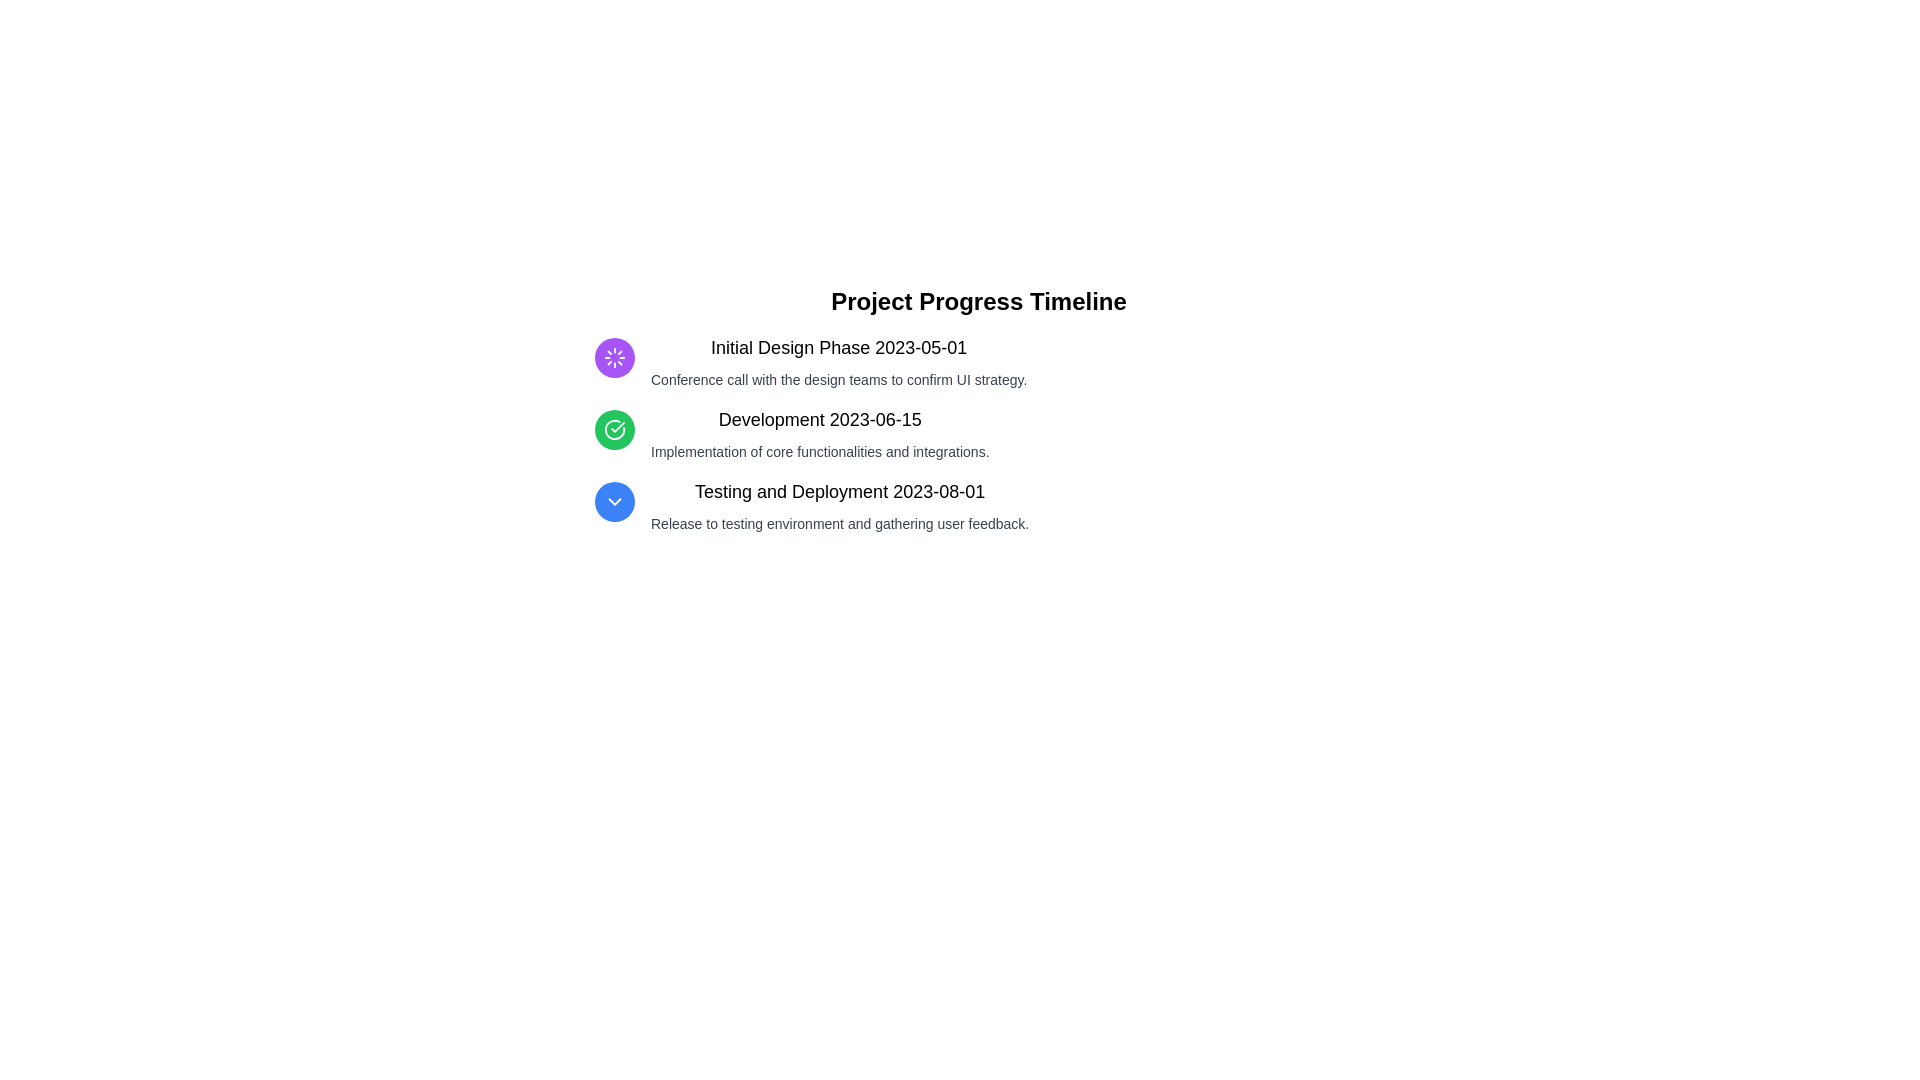  I want to click on the circular icon button with a blue background and a white downward chevron, located at the bottom of the stack of status indicators next to 'Testing and Deployment 2023-08-01', so click(613, 500).